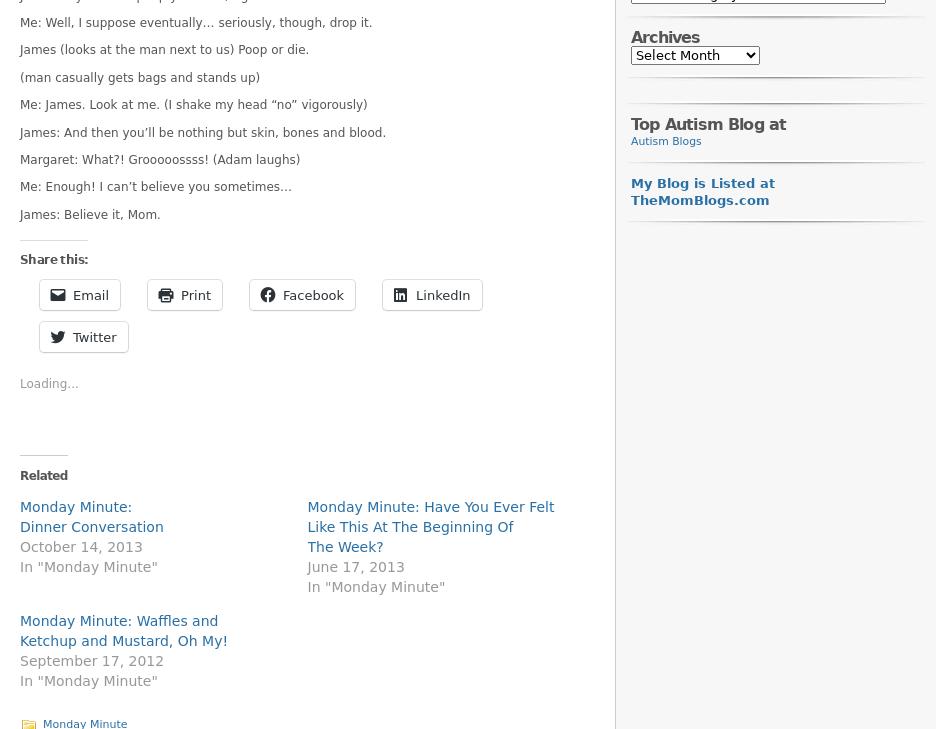 This screenshot has height=729, width=936. What do you see at coordinates (93, 335) in the screenshot?
I see `'Twitter'` at bounding box center [93, 335].